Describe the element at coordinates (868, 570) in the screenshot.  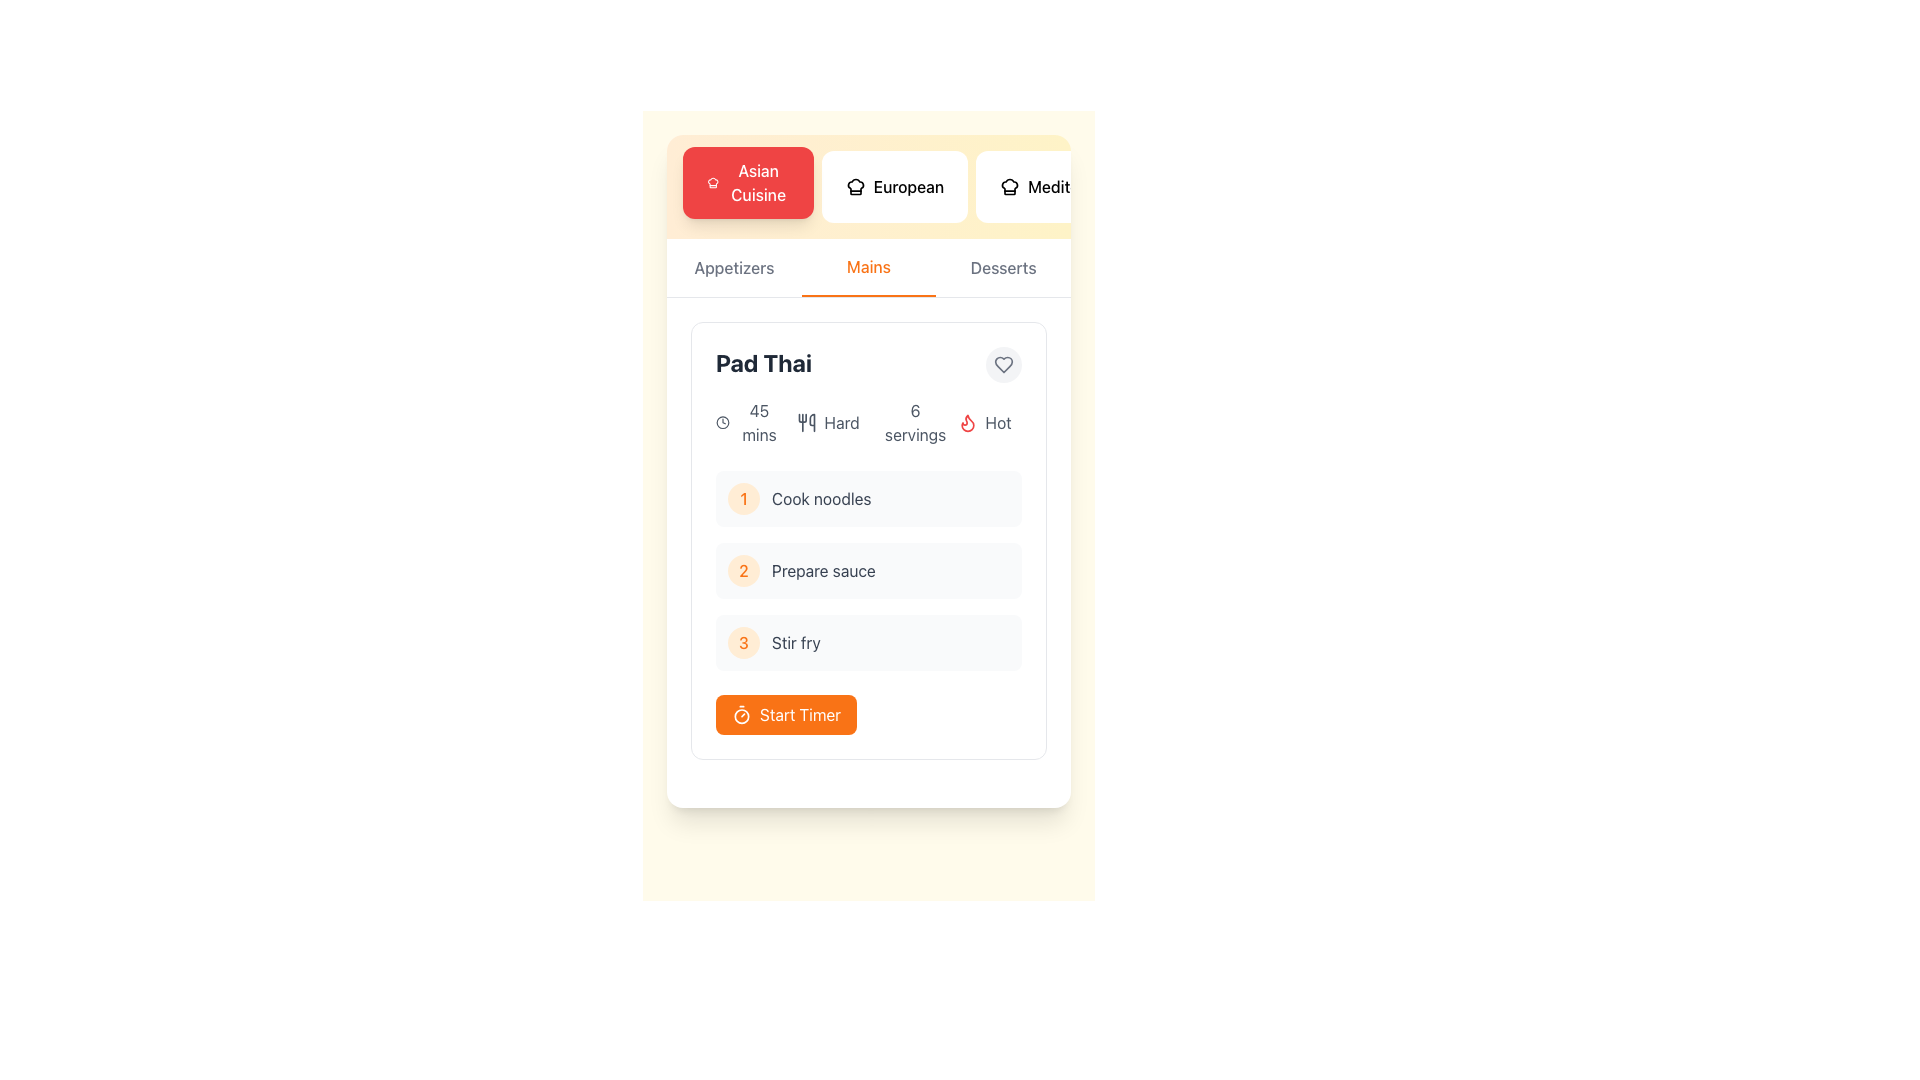
I see `text of the second step in the cooking instructions, which is the step for preparing the sauce, located in the centered card below 'Cook noodles' and above 'Stir fry'` at that location.